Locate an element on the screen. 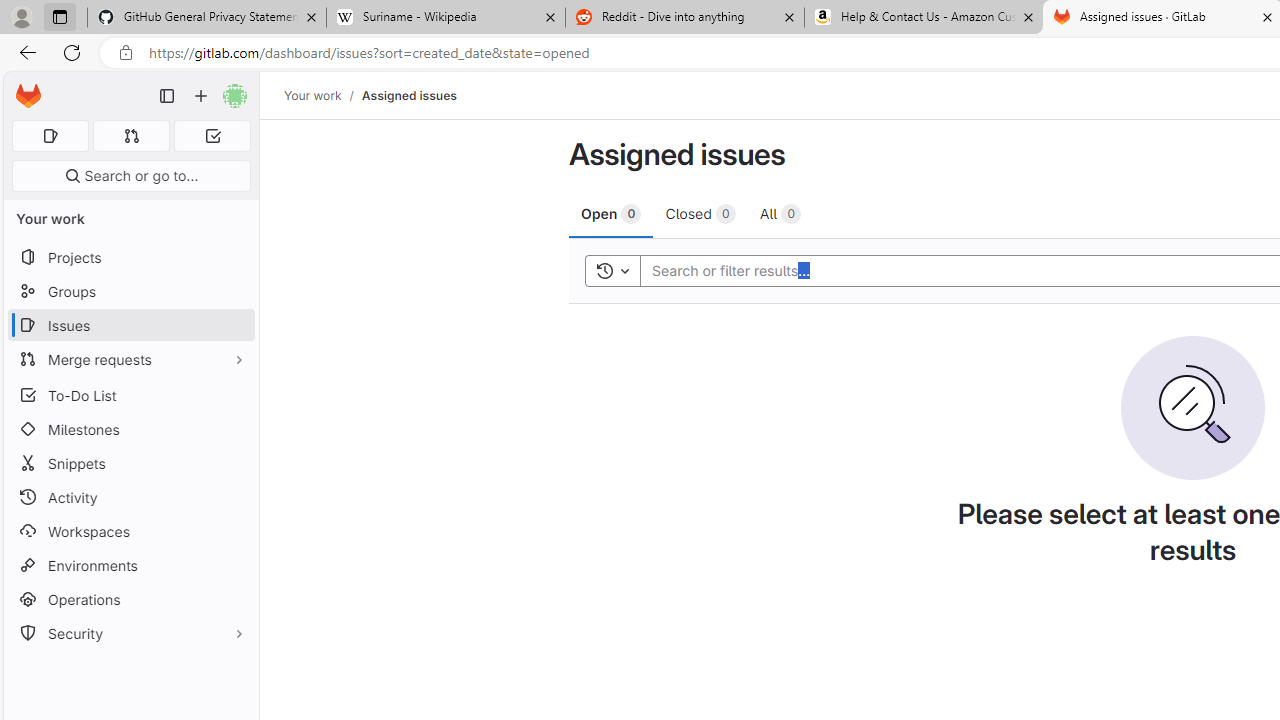 The width and height of the screenshot is (1280, 720). 'Merge requests' is located at coordinates (130, 358).